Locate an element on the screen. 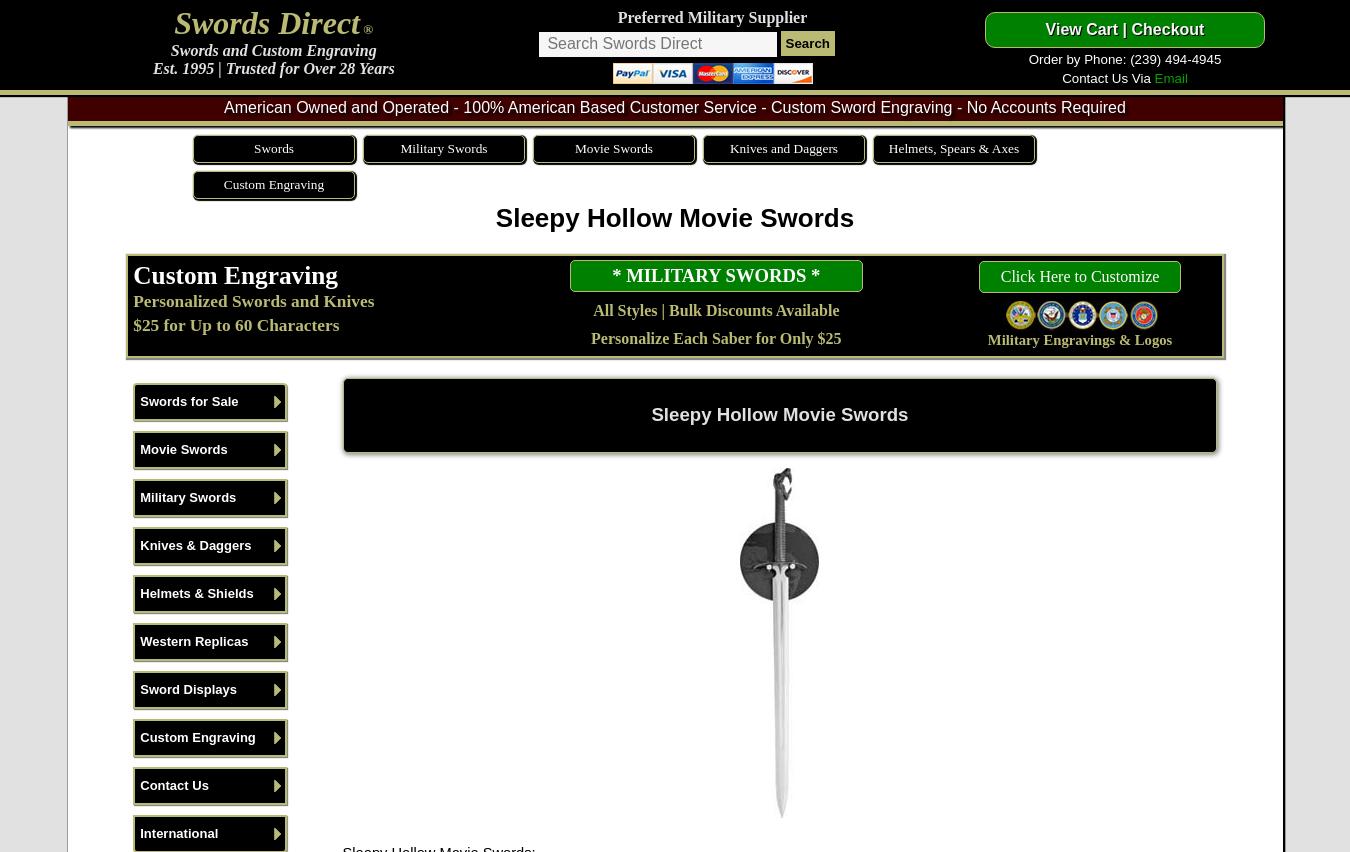 This screenshot has width=1350, height=852. 'Military  Engravings & Logos' is located at coordinates (1079, 340).